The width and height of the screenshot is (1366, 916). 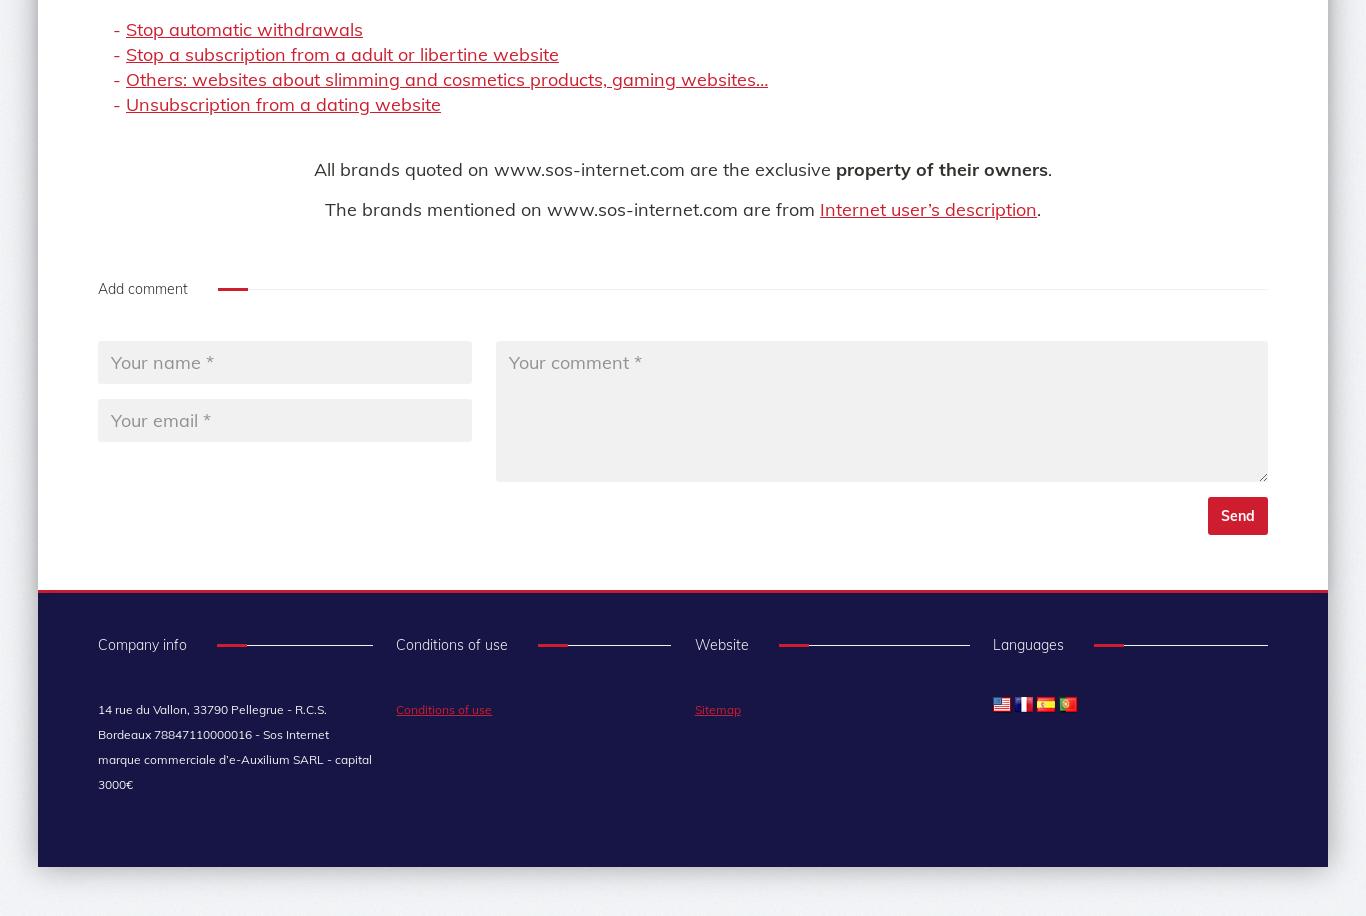 What do you see at coordinates (141, 643) in the screenshot?
I see `'Company info'` at bounding box center [141, 643].